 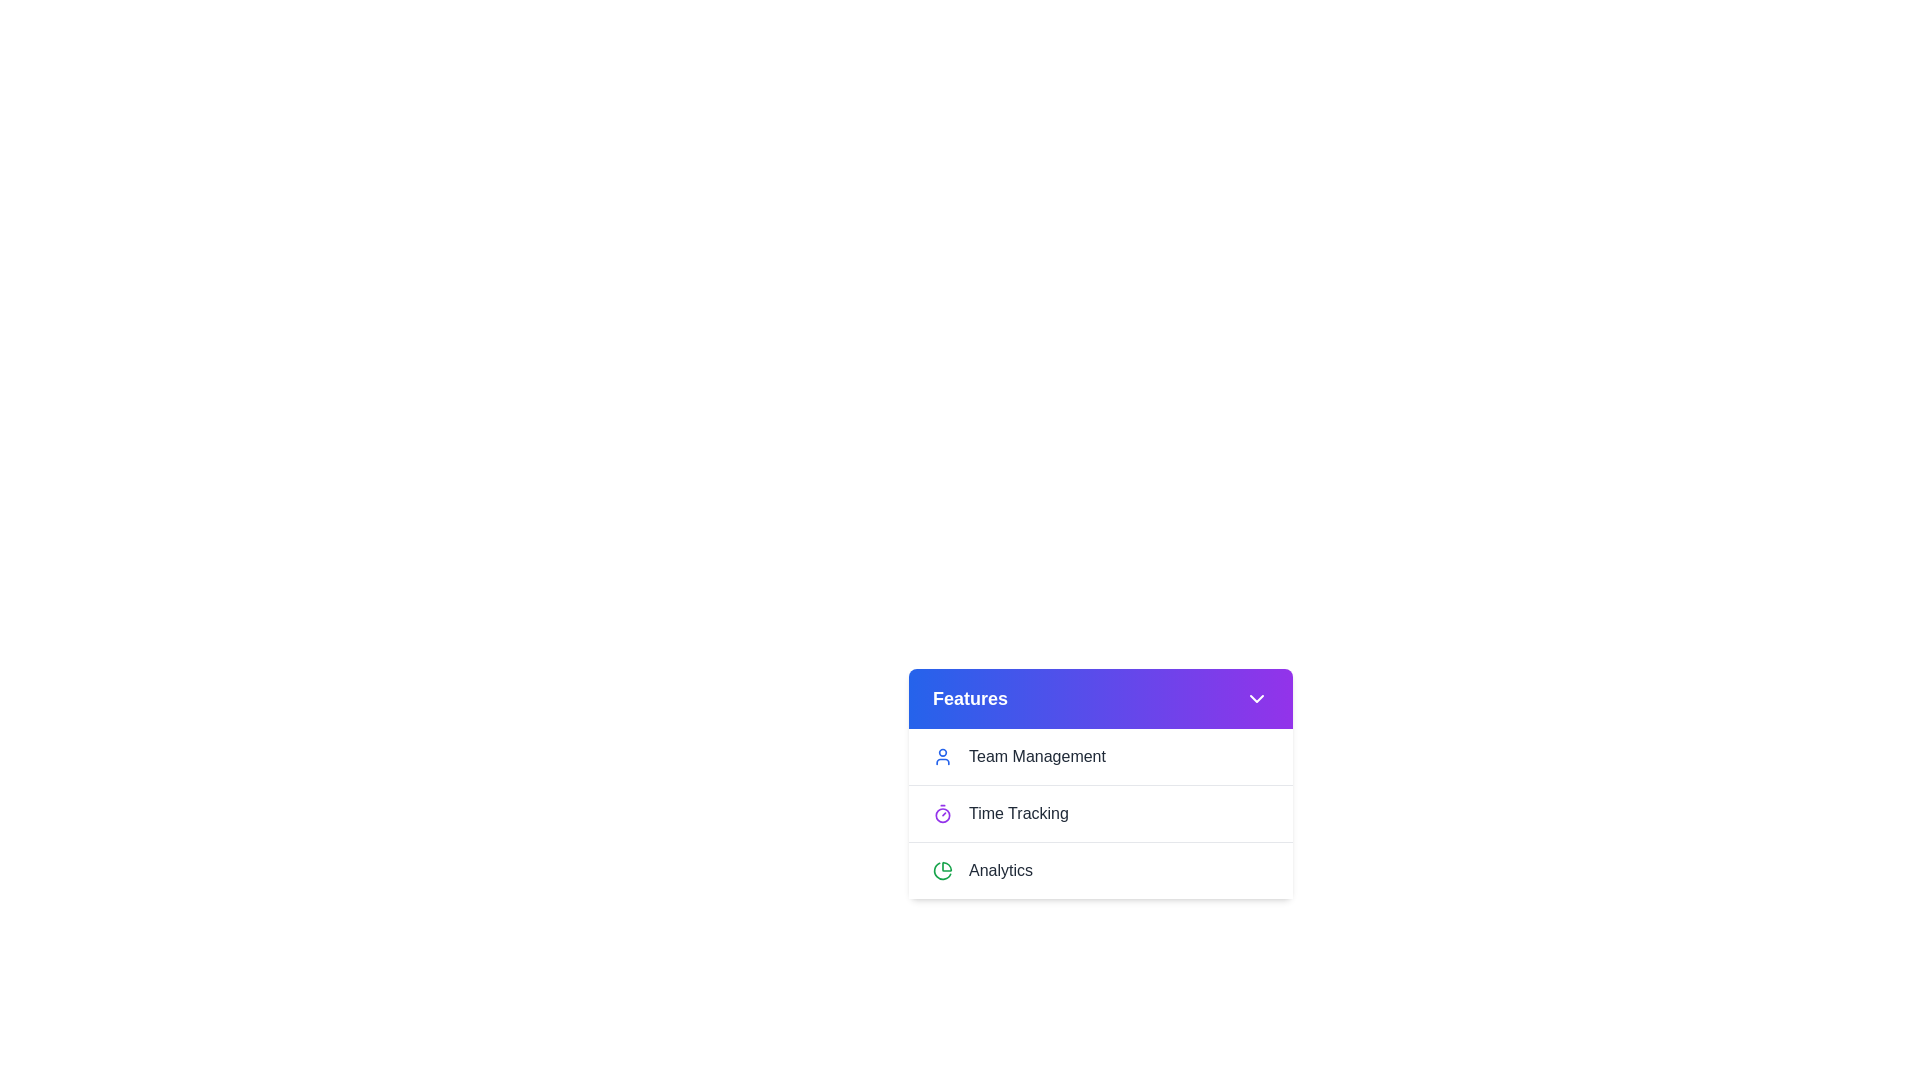 What do you see at coordinates (941, 870) in the screenshot?
I see `the icon next to Analytics to interact with it` at bounding box center [941, 870].